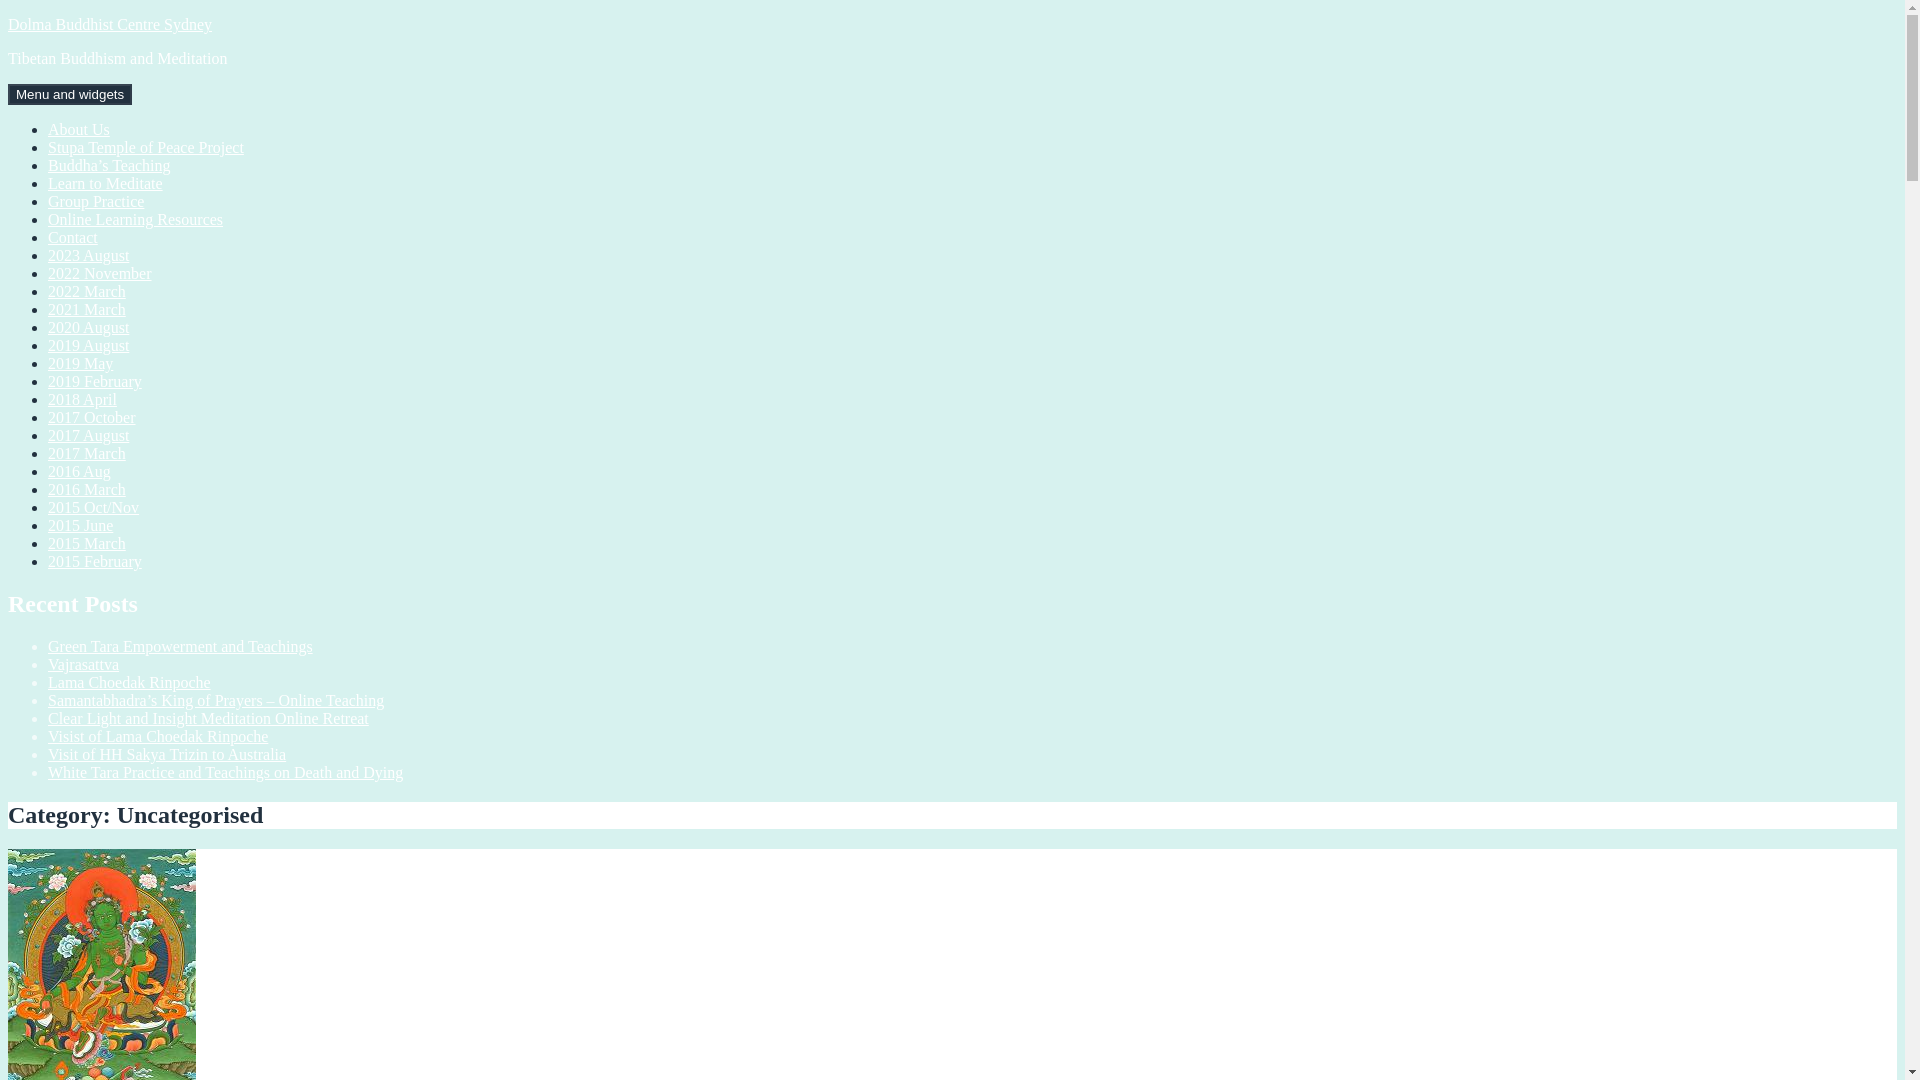 This screenshot has height=1080, width=1920. Describe the element at coordinates (109, 24) in the screenshot. I see `'Dolma Buddhist Centre Sydney'` at that location.